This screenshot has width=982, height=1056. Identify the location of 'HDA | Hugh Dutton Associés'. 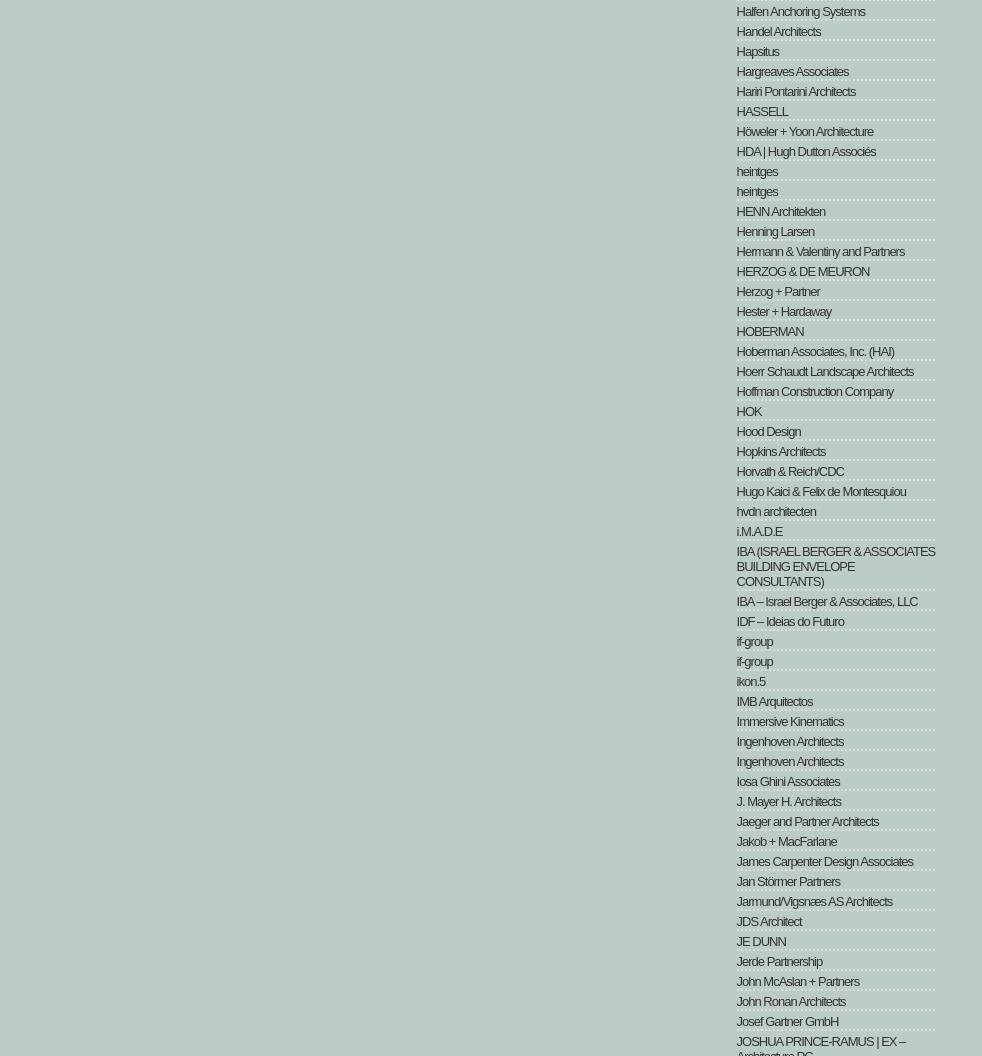
(805, 151).